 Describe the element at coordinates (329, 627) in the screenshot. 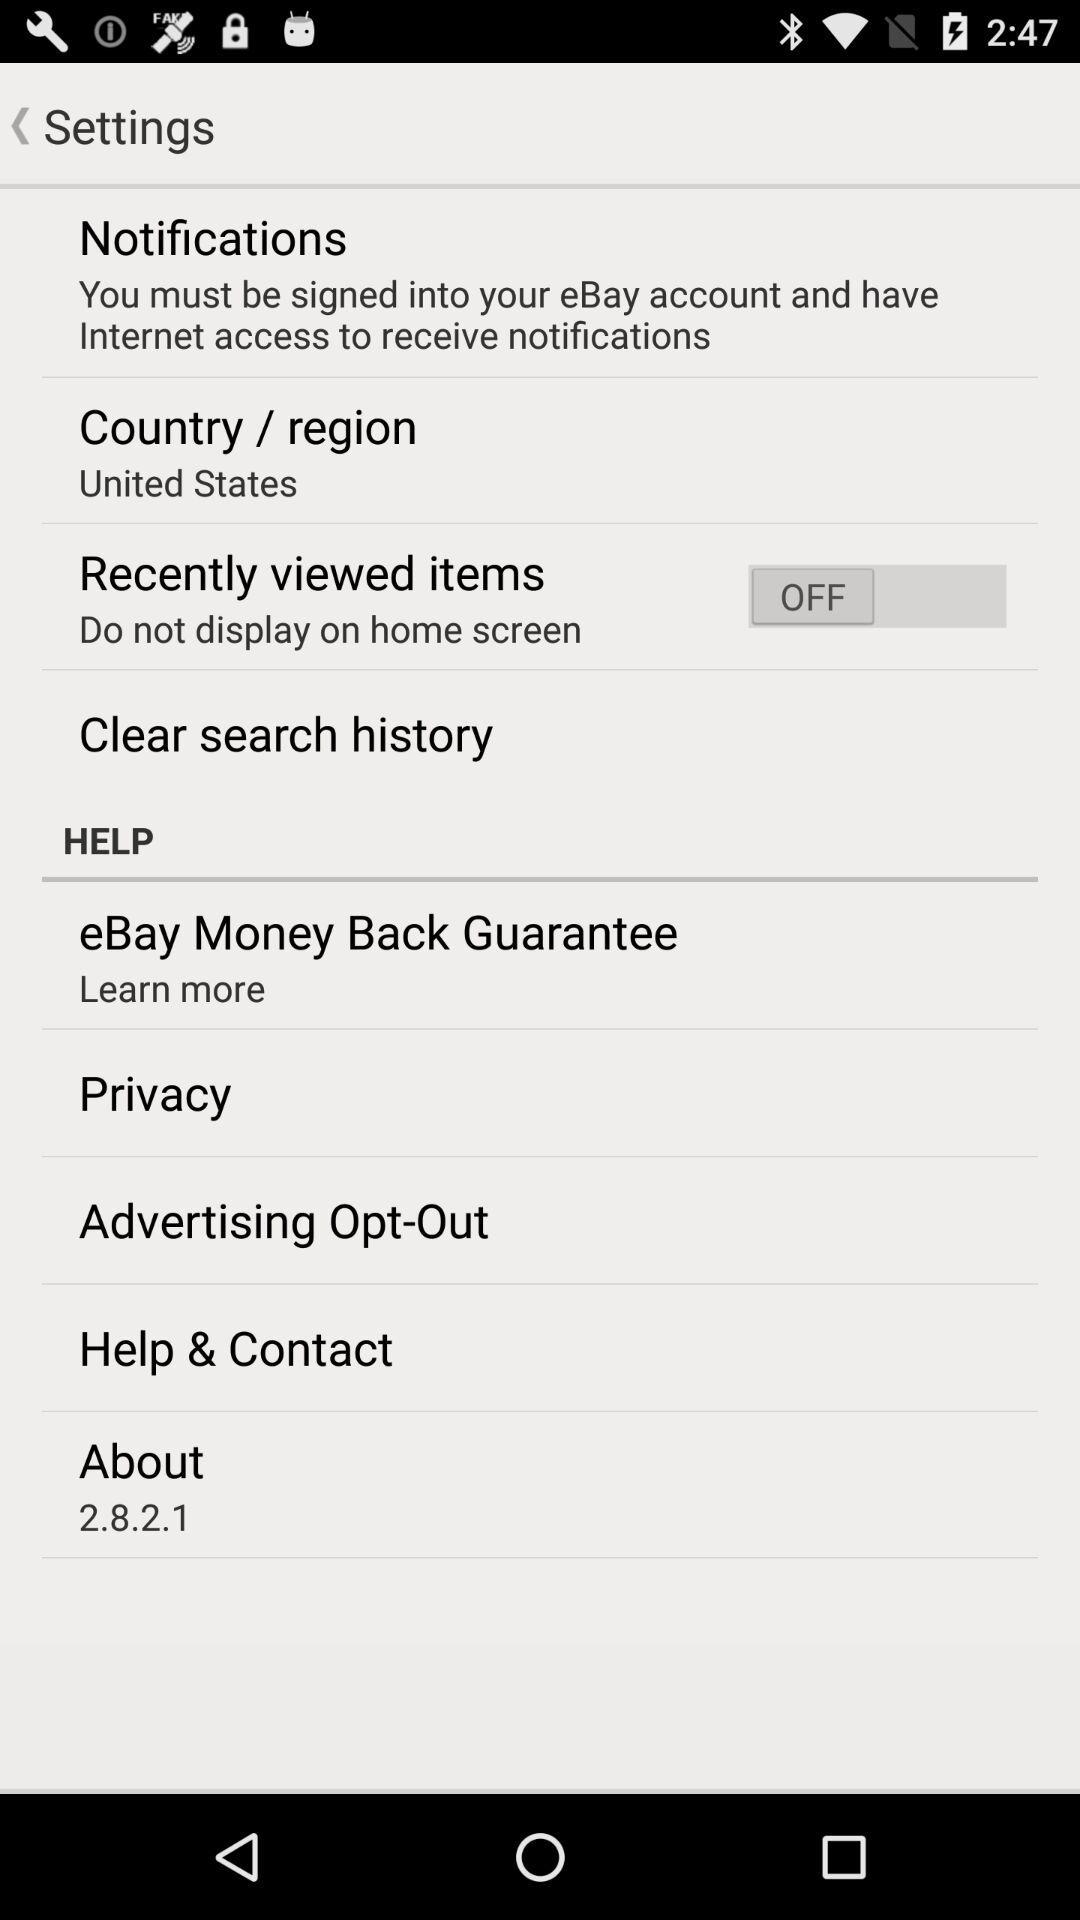

I see `item above the clear search history` at that location.